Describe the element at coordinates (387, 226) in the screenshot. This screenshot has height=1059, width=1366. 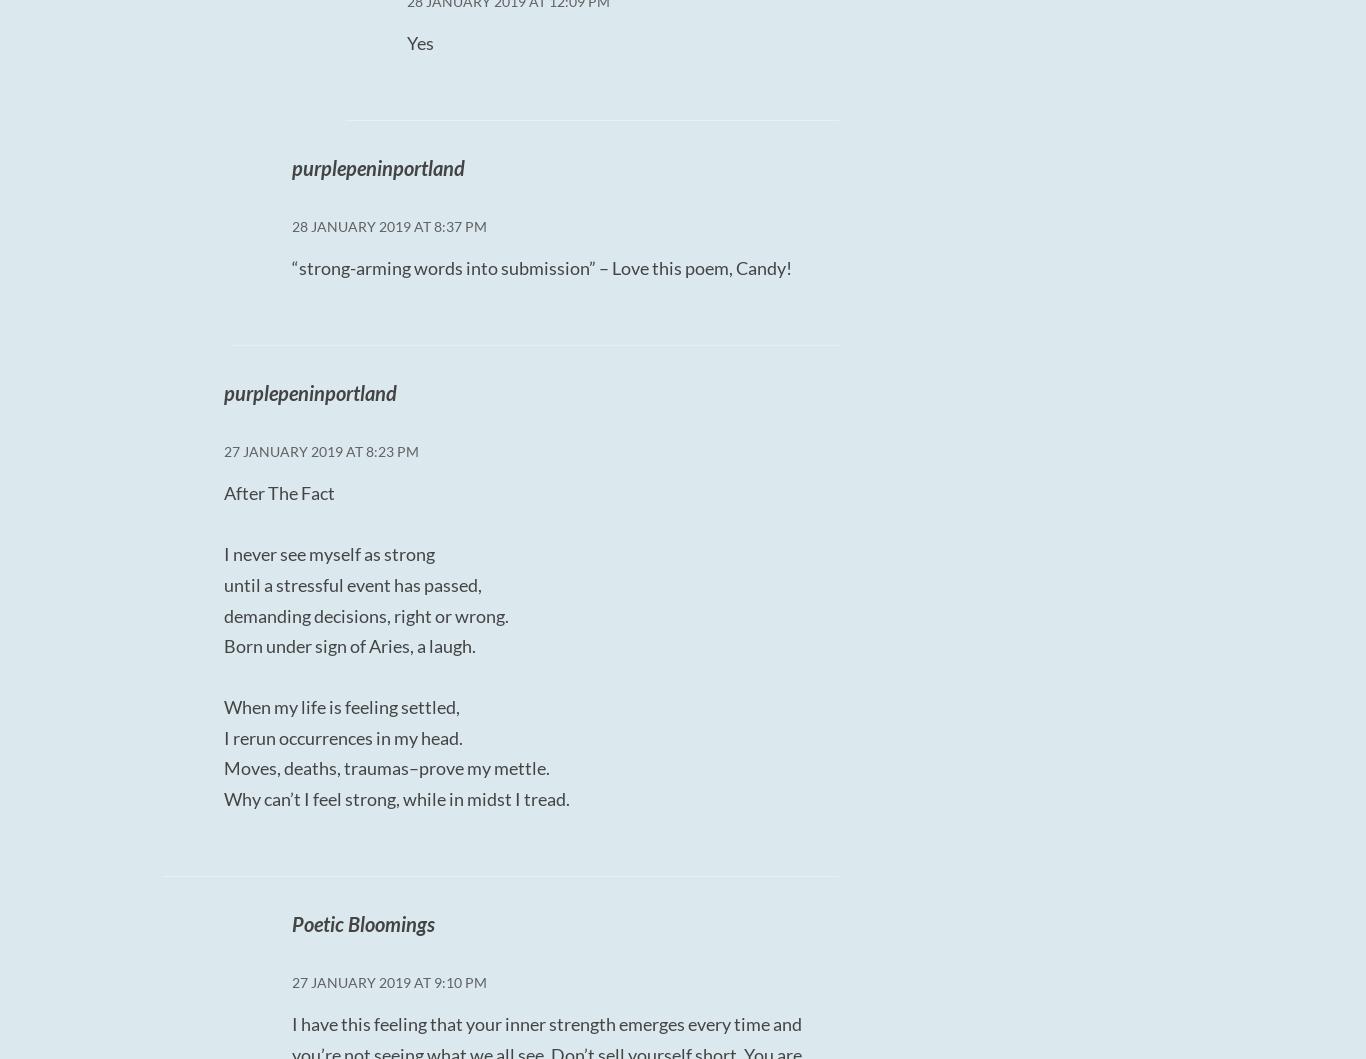
I see `'28 January 2019 at 8:37 PM'` at that location.